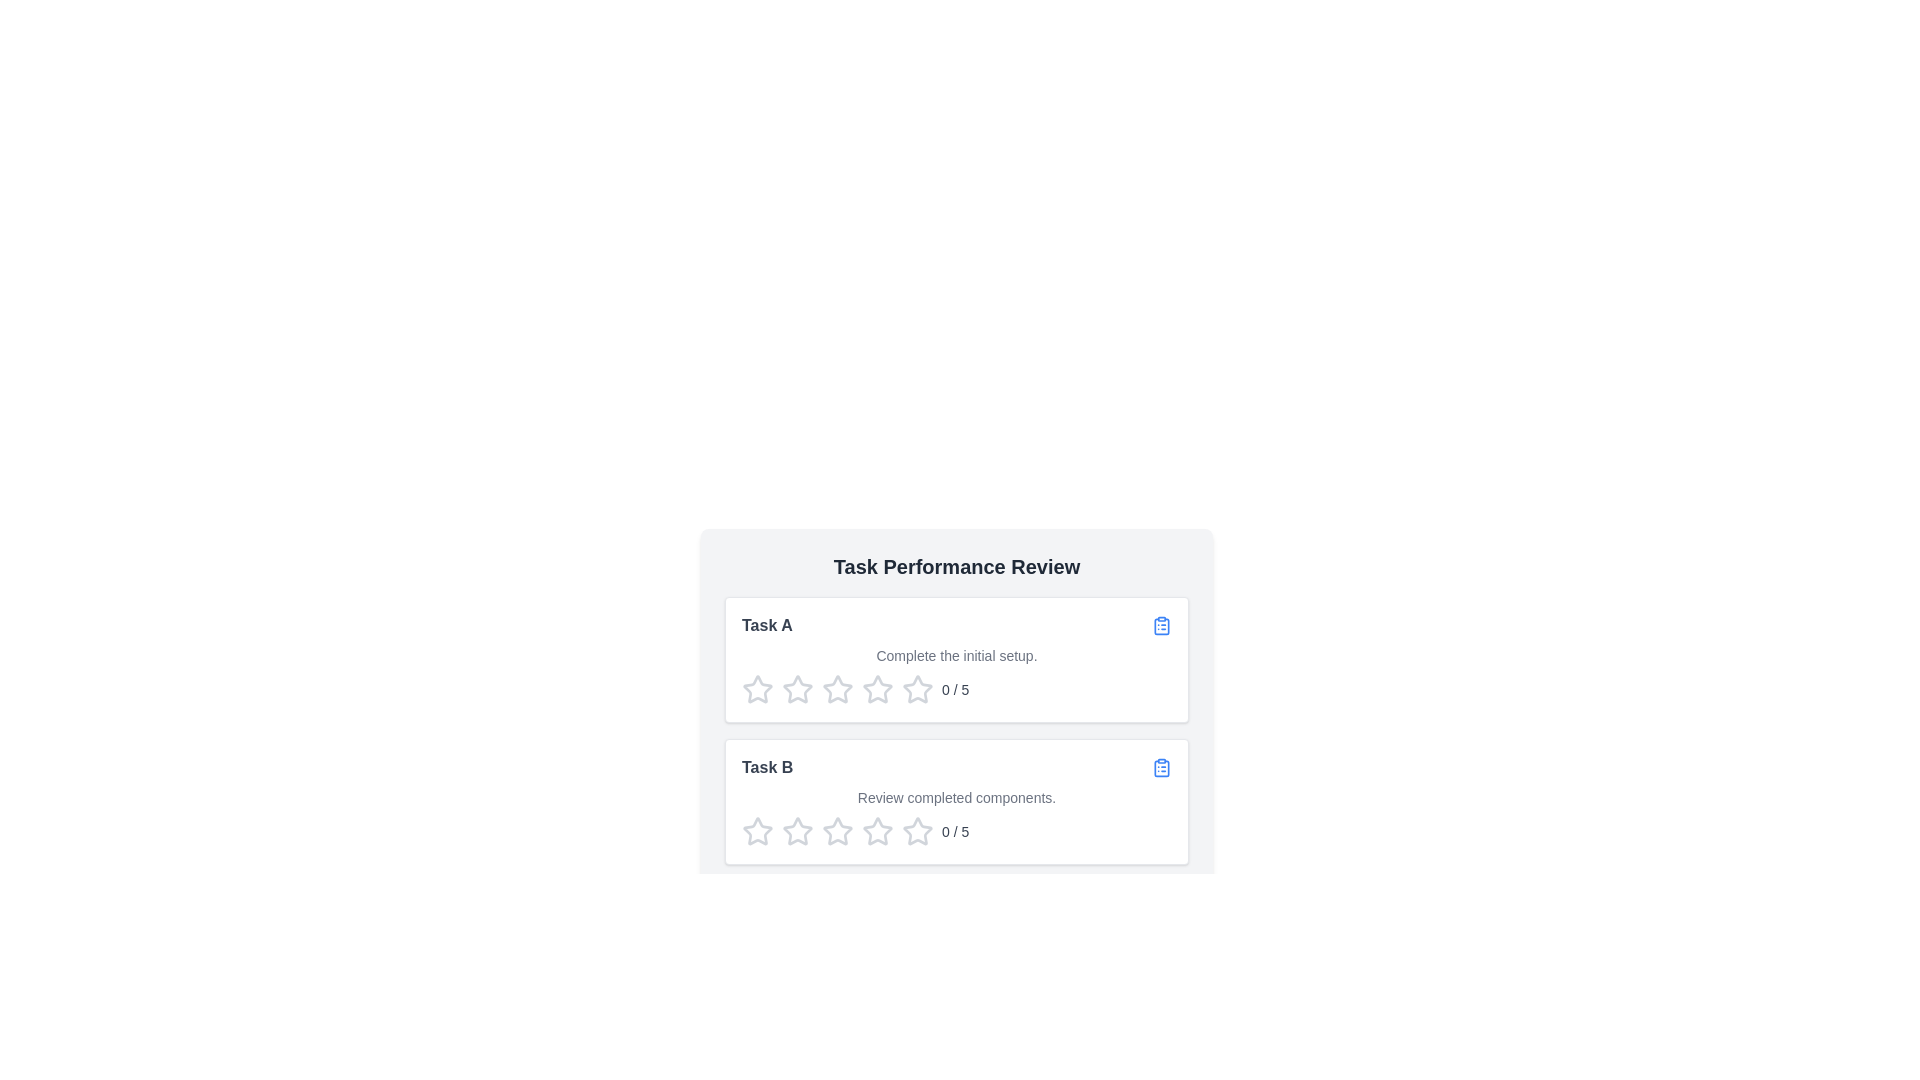  I want to click on the fourth star in the row of five stars under 'Task B' in the 'Task Performance Review' section to indicate a rating selection, so click(838, 832).